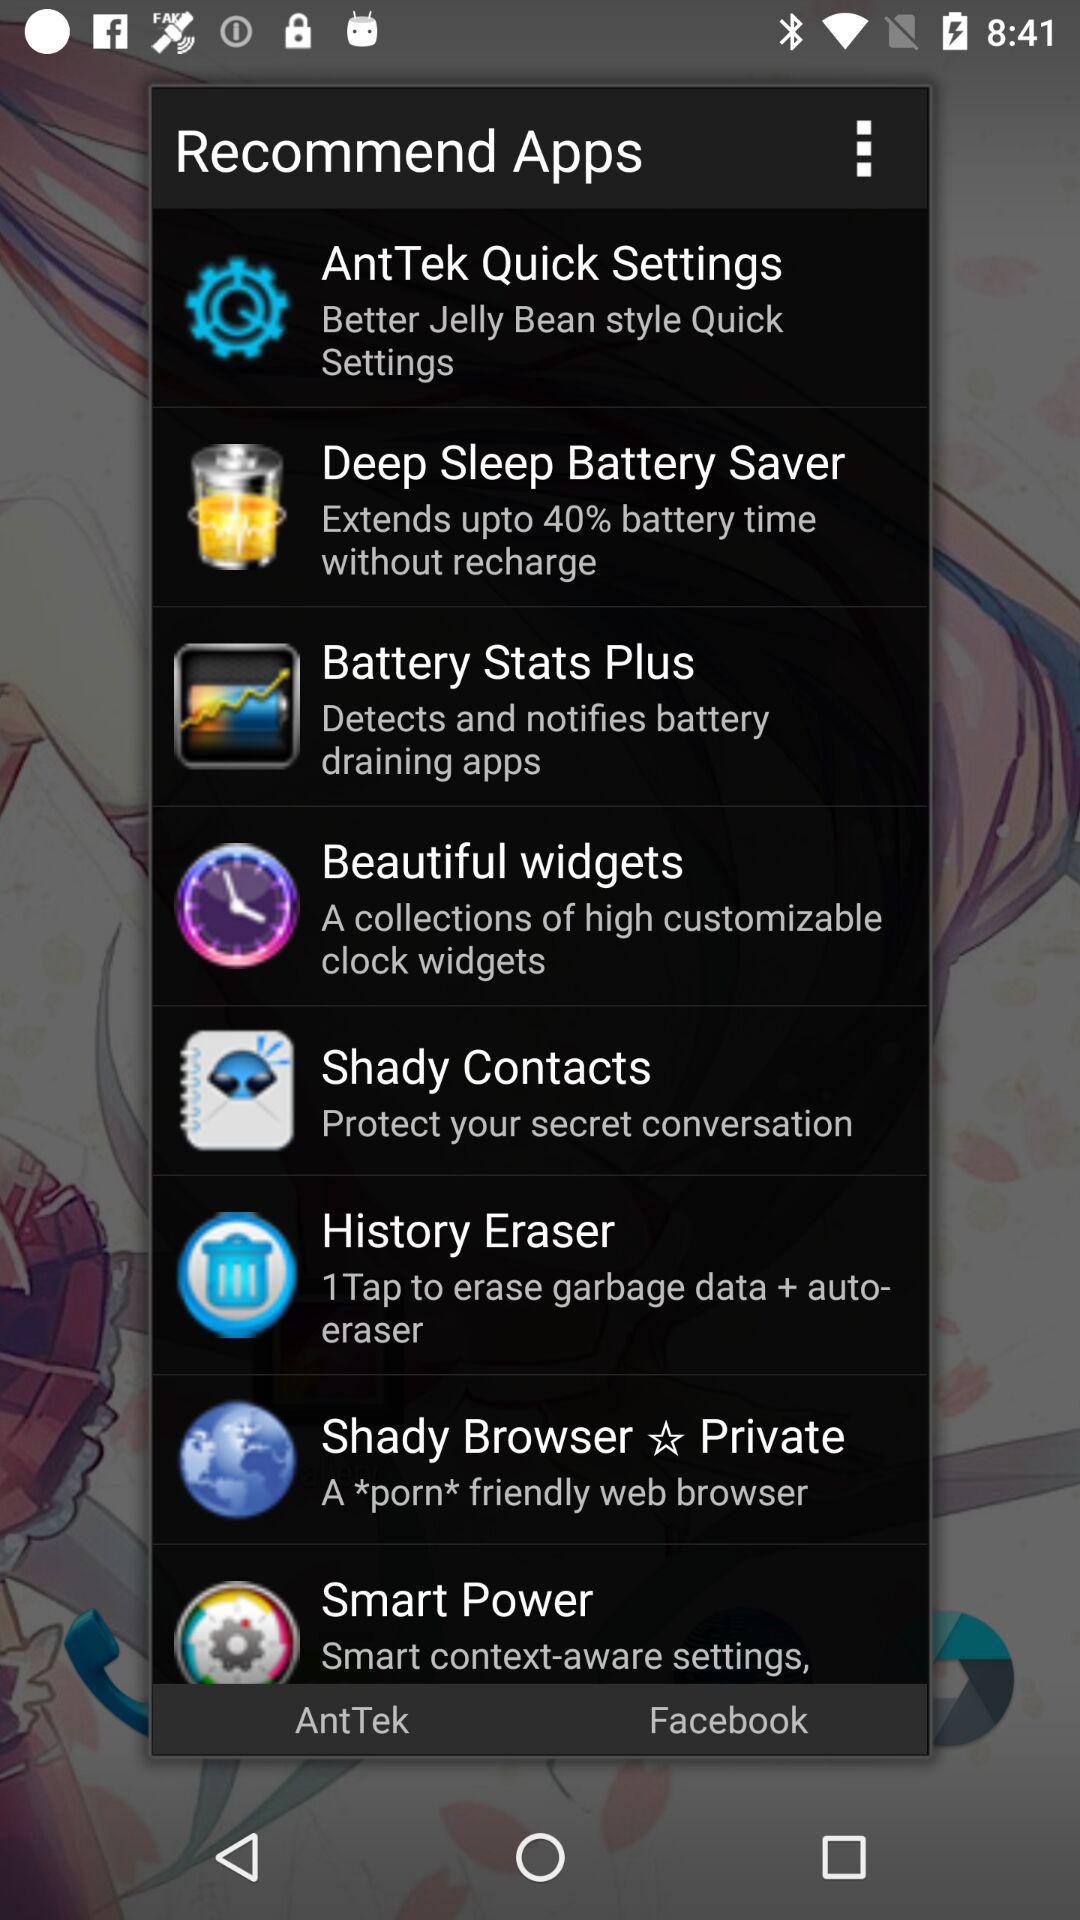  Describe the element at coordinates (612, 936) in the screenshot. I see `app below the beautiful widgets item` at that location.